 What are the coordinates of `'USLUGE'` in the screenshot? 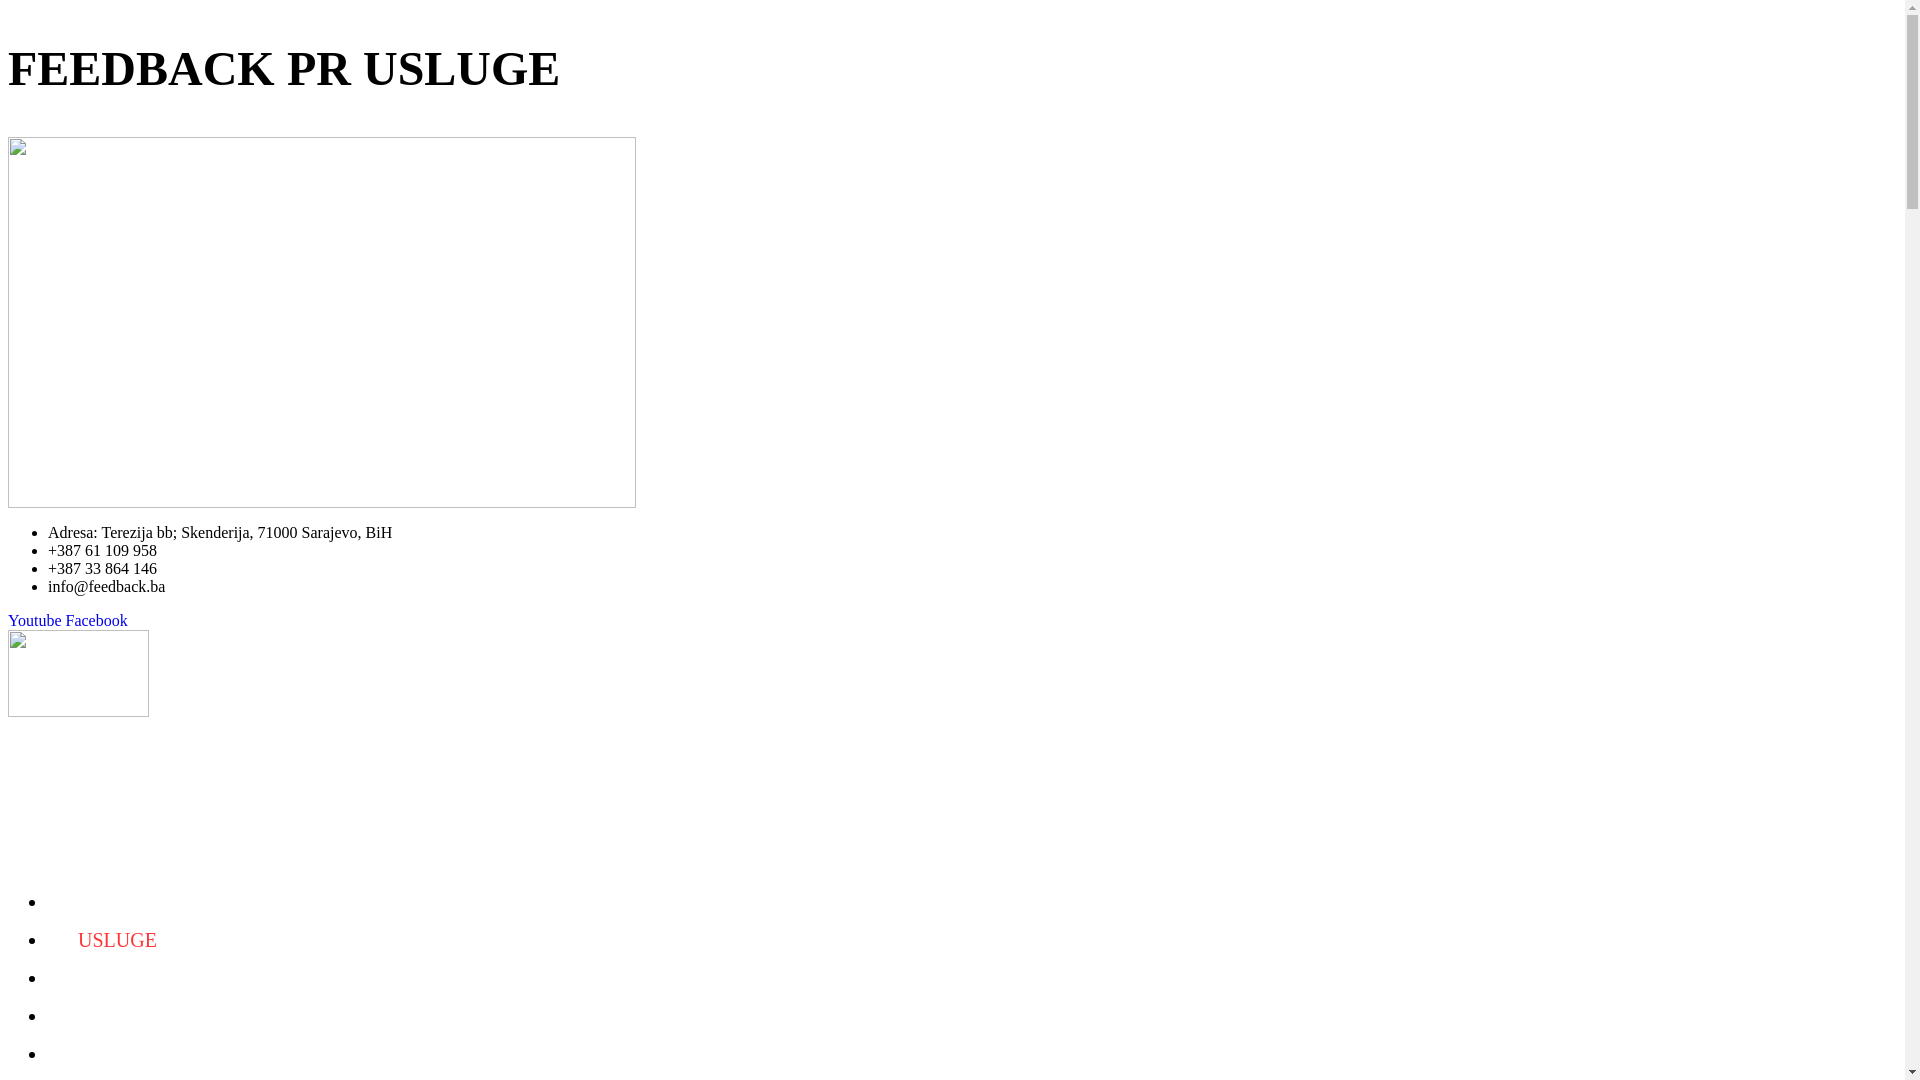 It's located at (116, 940).